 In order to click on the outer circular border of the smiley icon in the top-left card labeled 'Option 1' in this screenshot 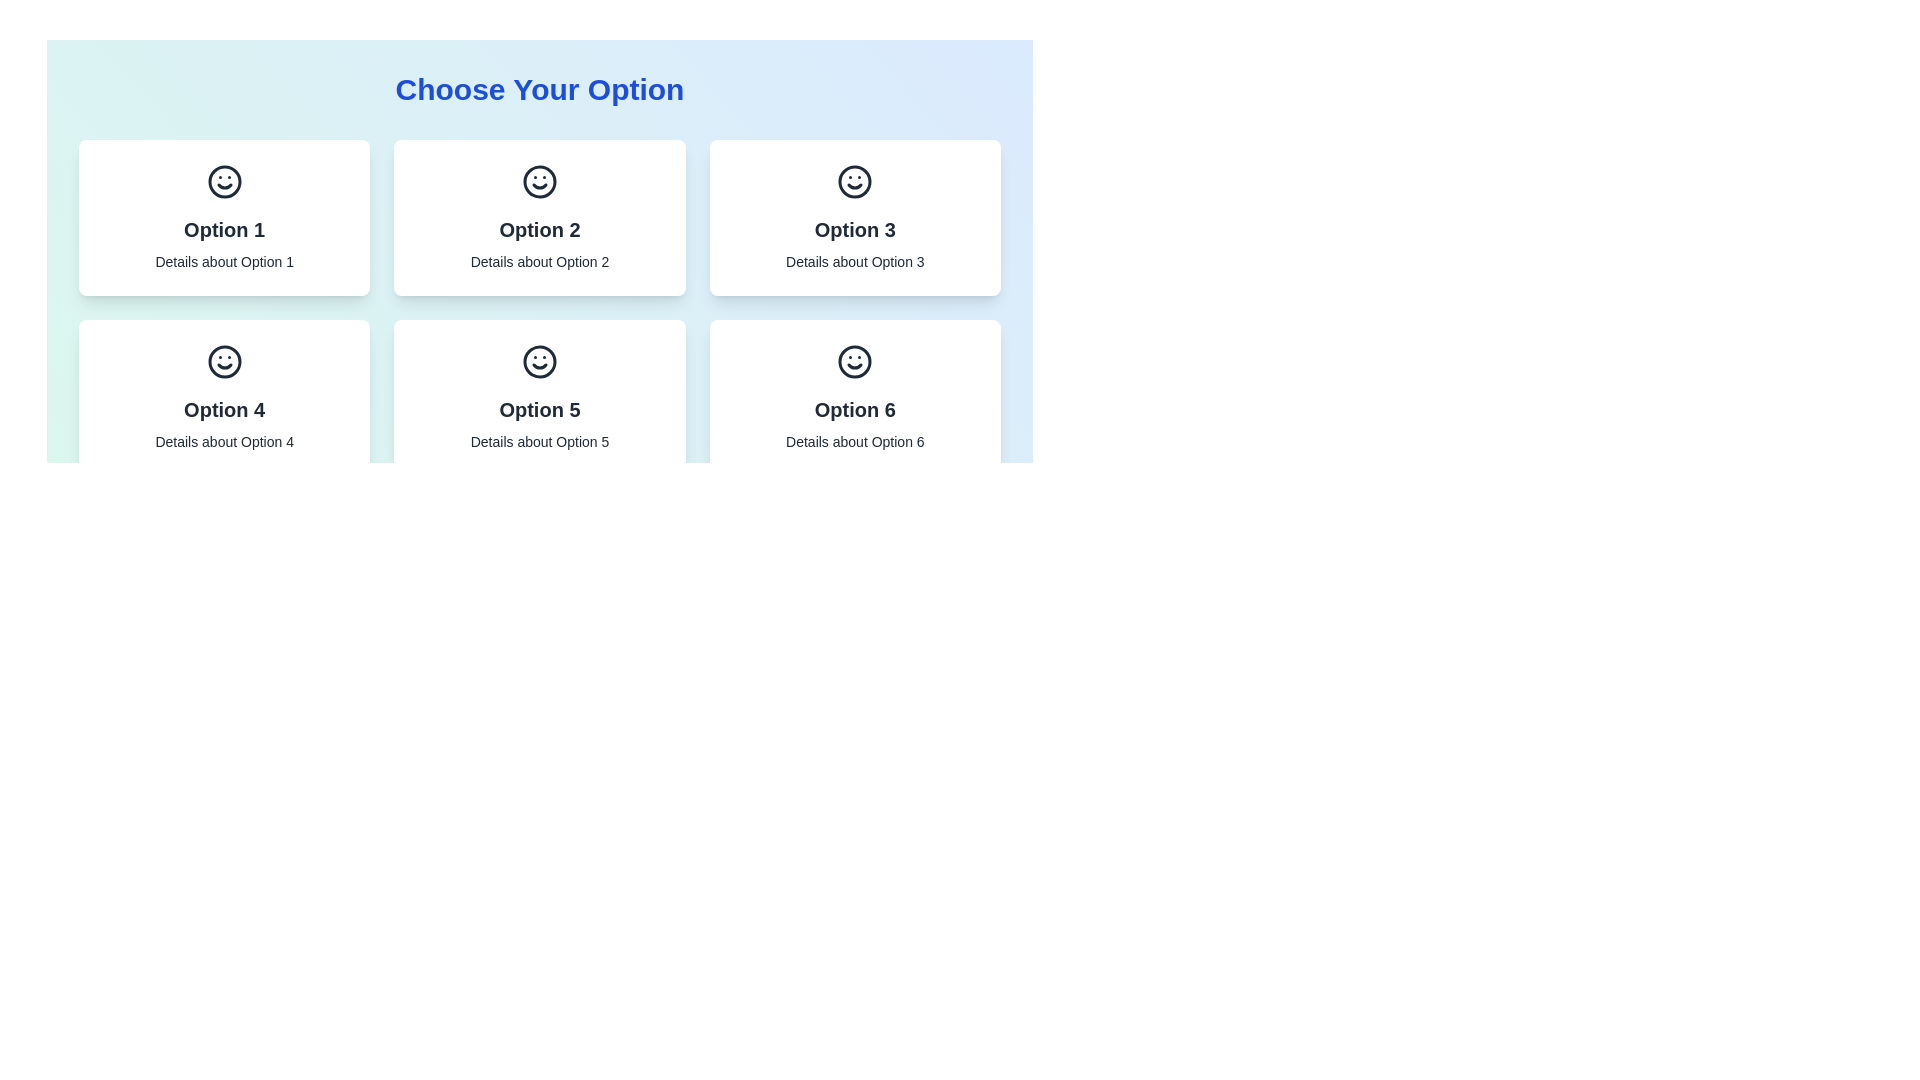, I will do `click(224, 181)`.